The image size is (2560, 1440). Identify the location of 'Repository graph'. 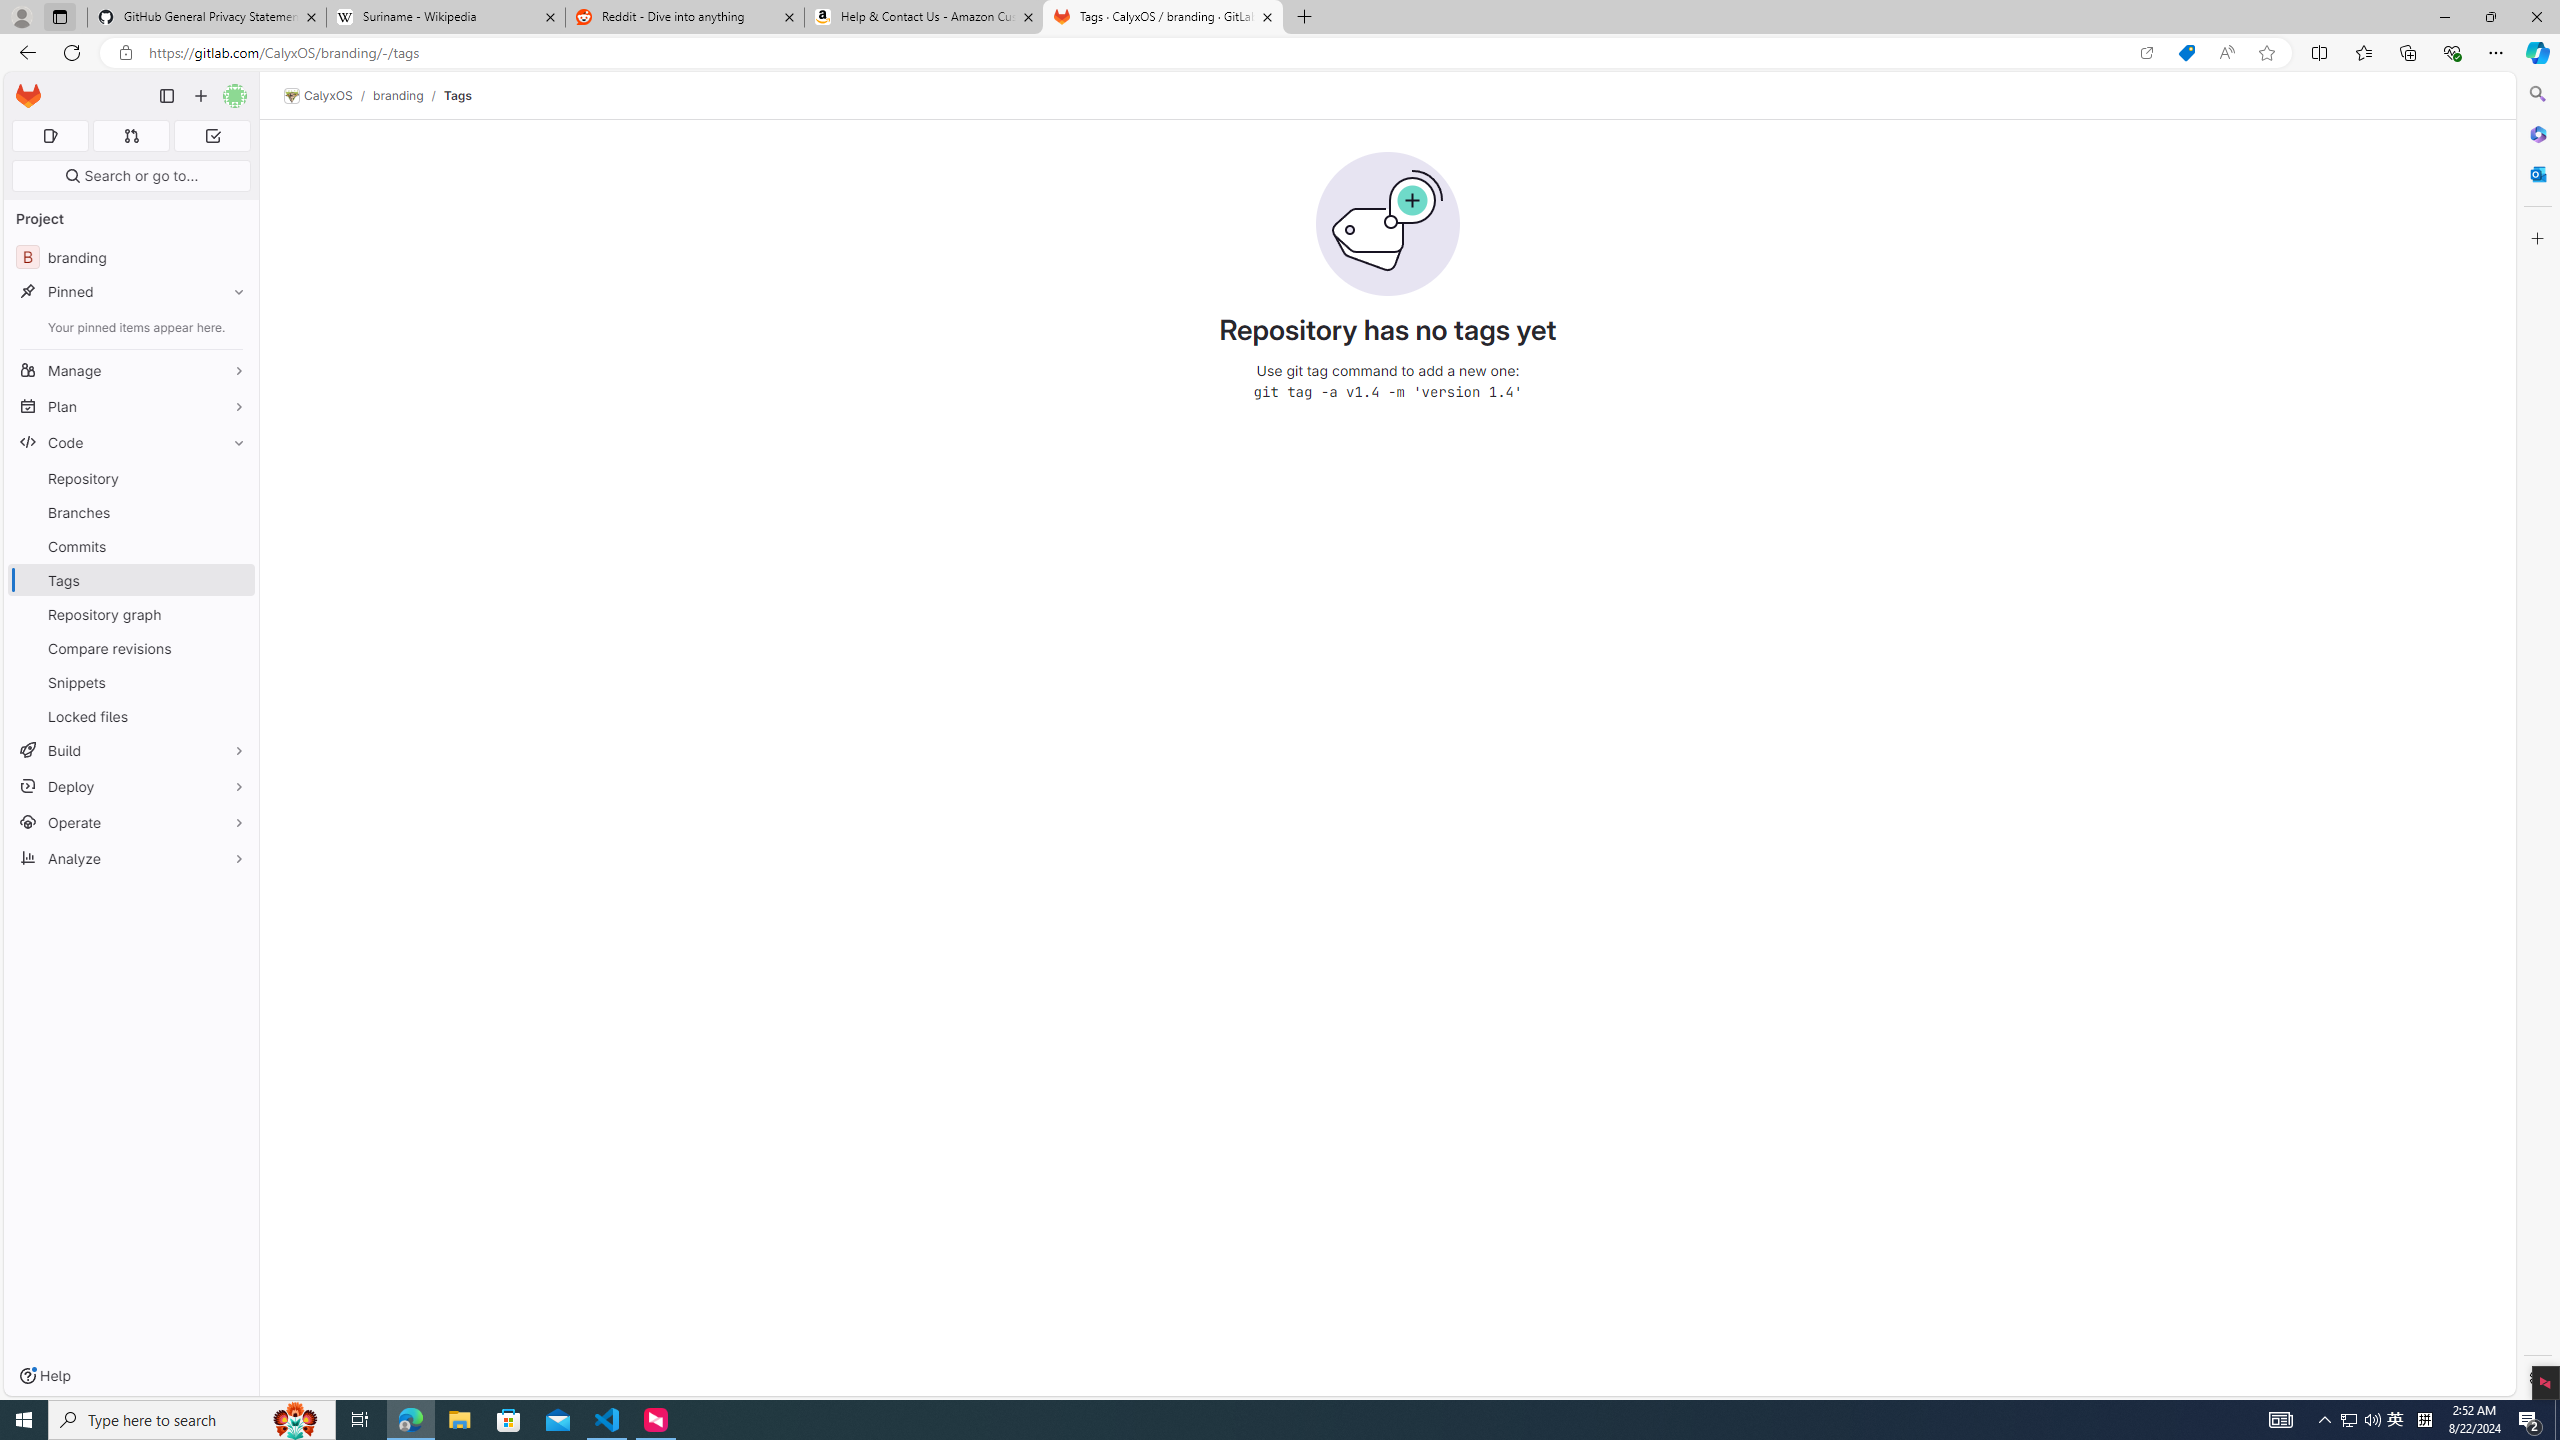
(130, 613).